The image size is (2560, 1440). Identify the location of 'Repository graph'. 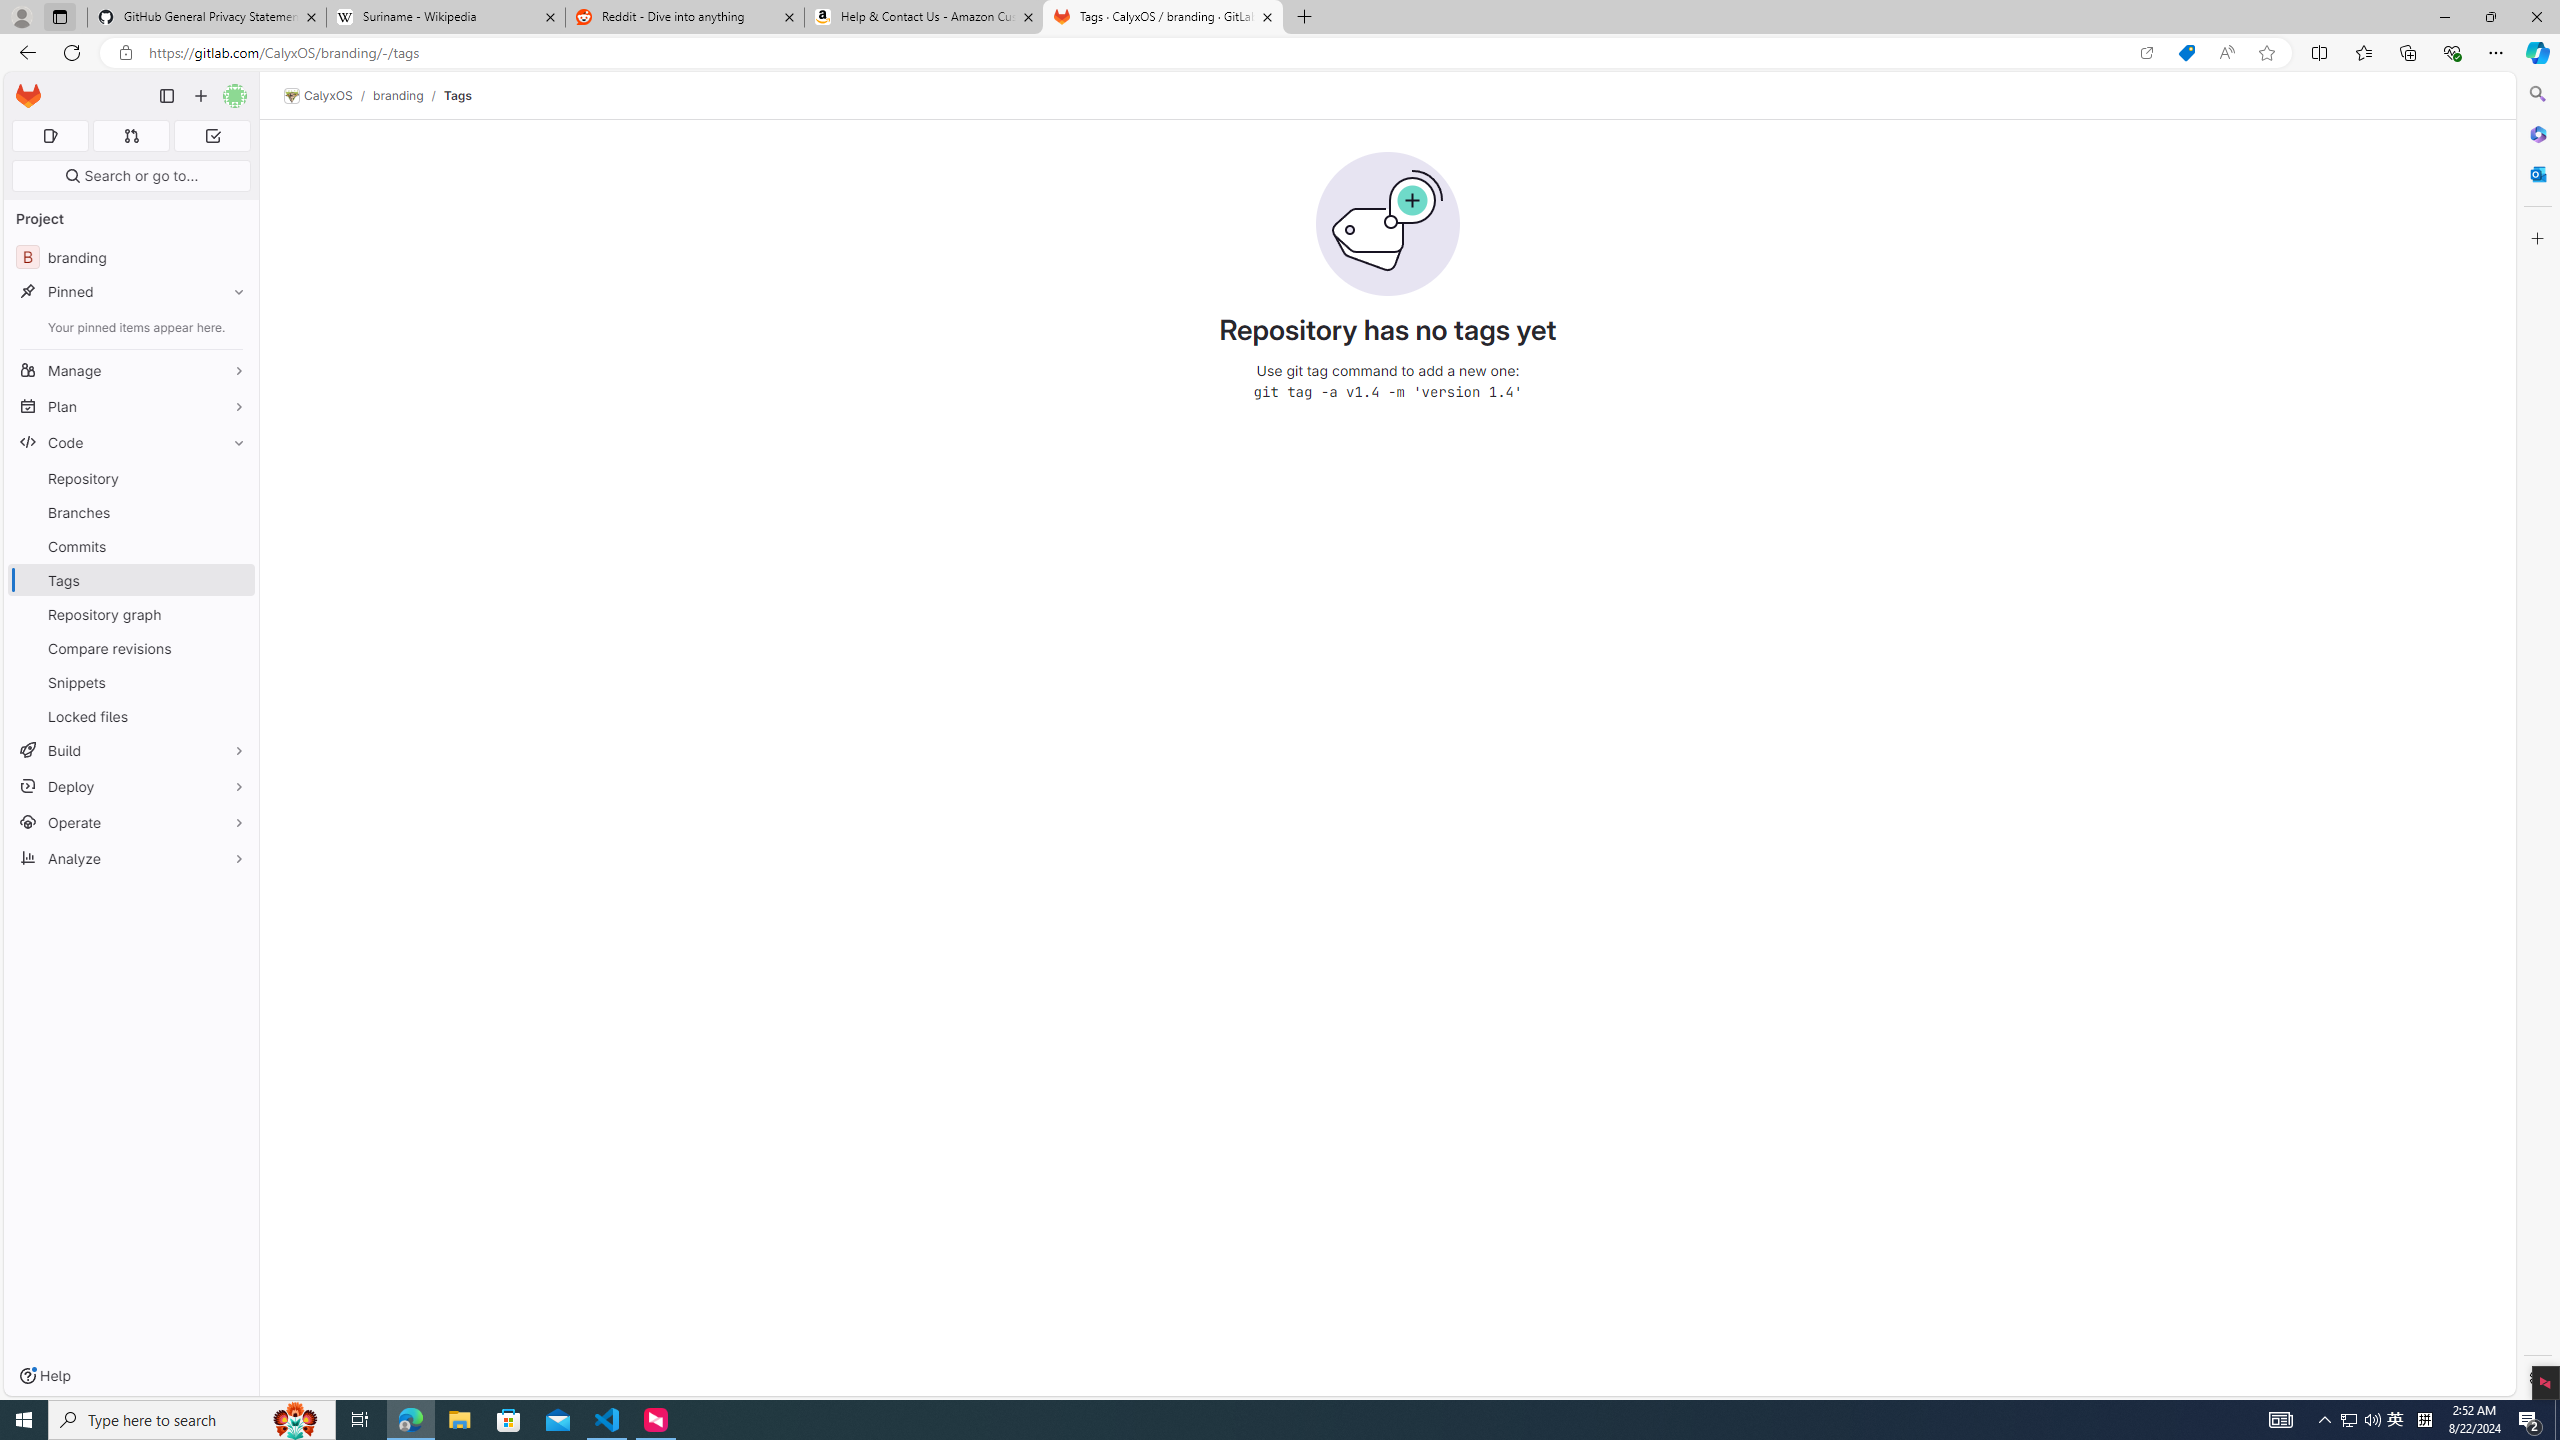
(130, 613).